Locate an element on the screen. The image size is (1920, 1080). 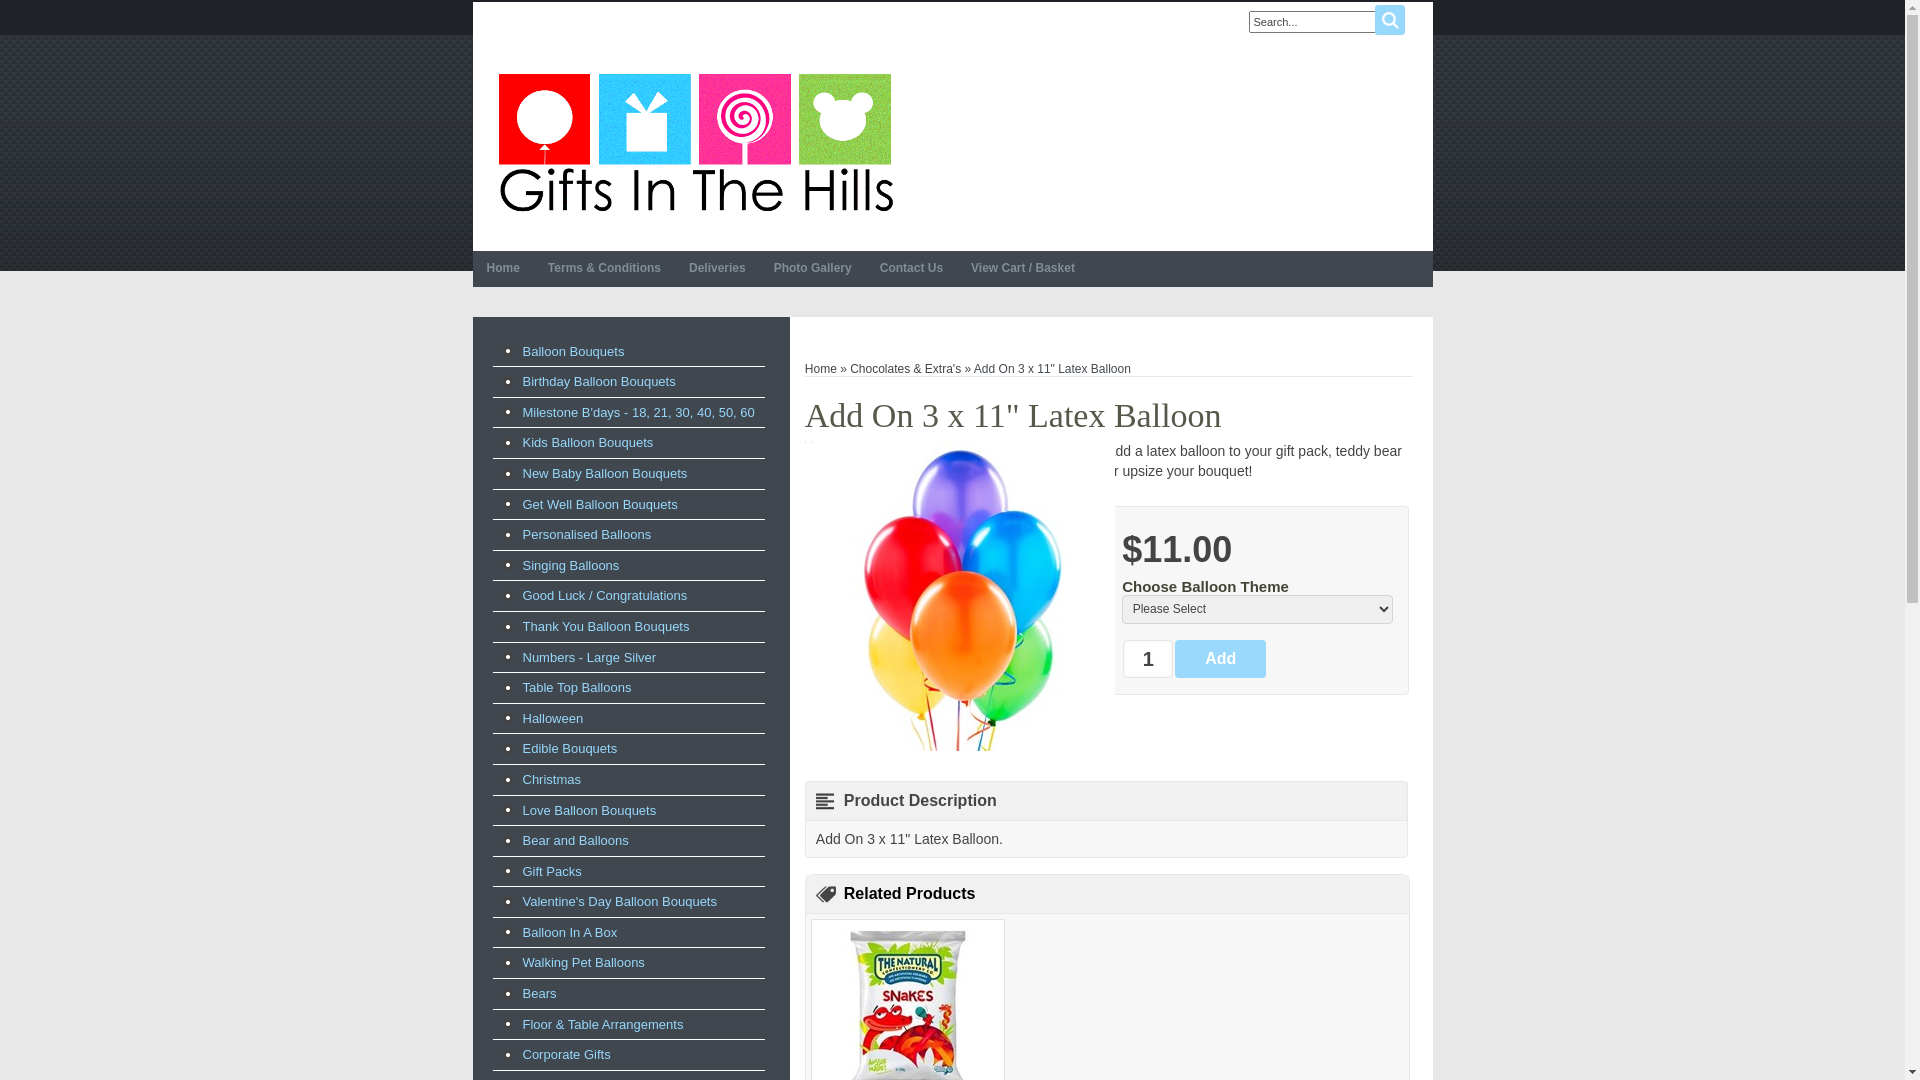
'Bear and Balloons' is located at coordinates (491, 840).